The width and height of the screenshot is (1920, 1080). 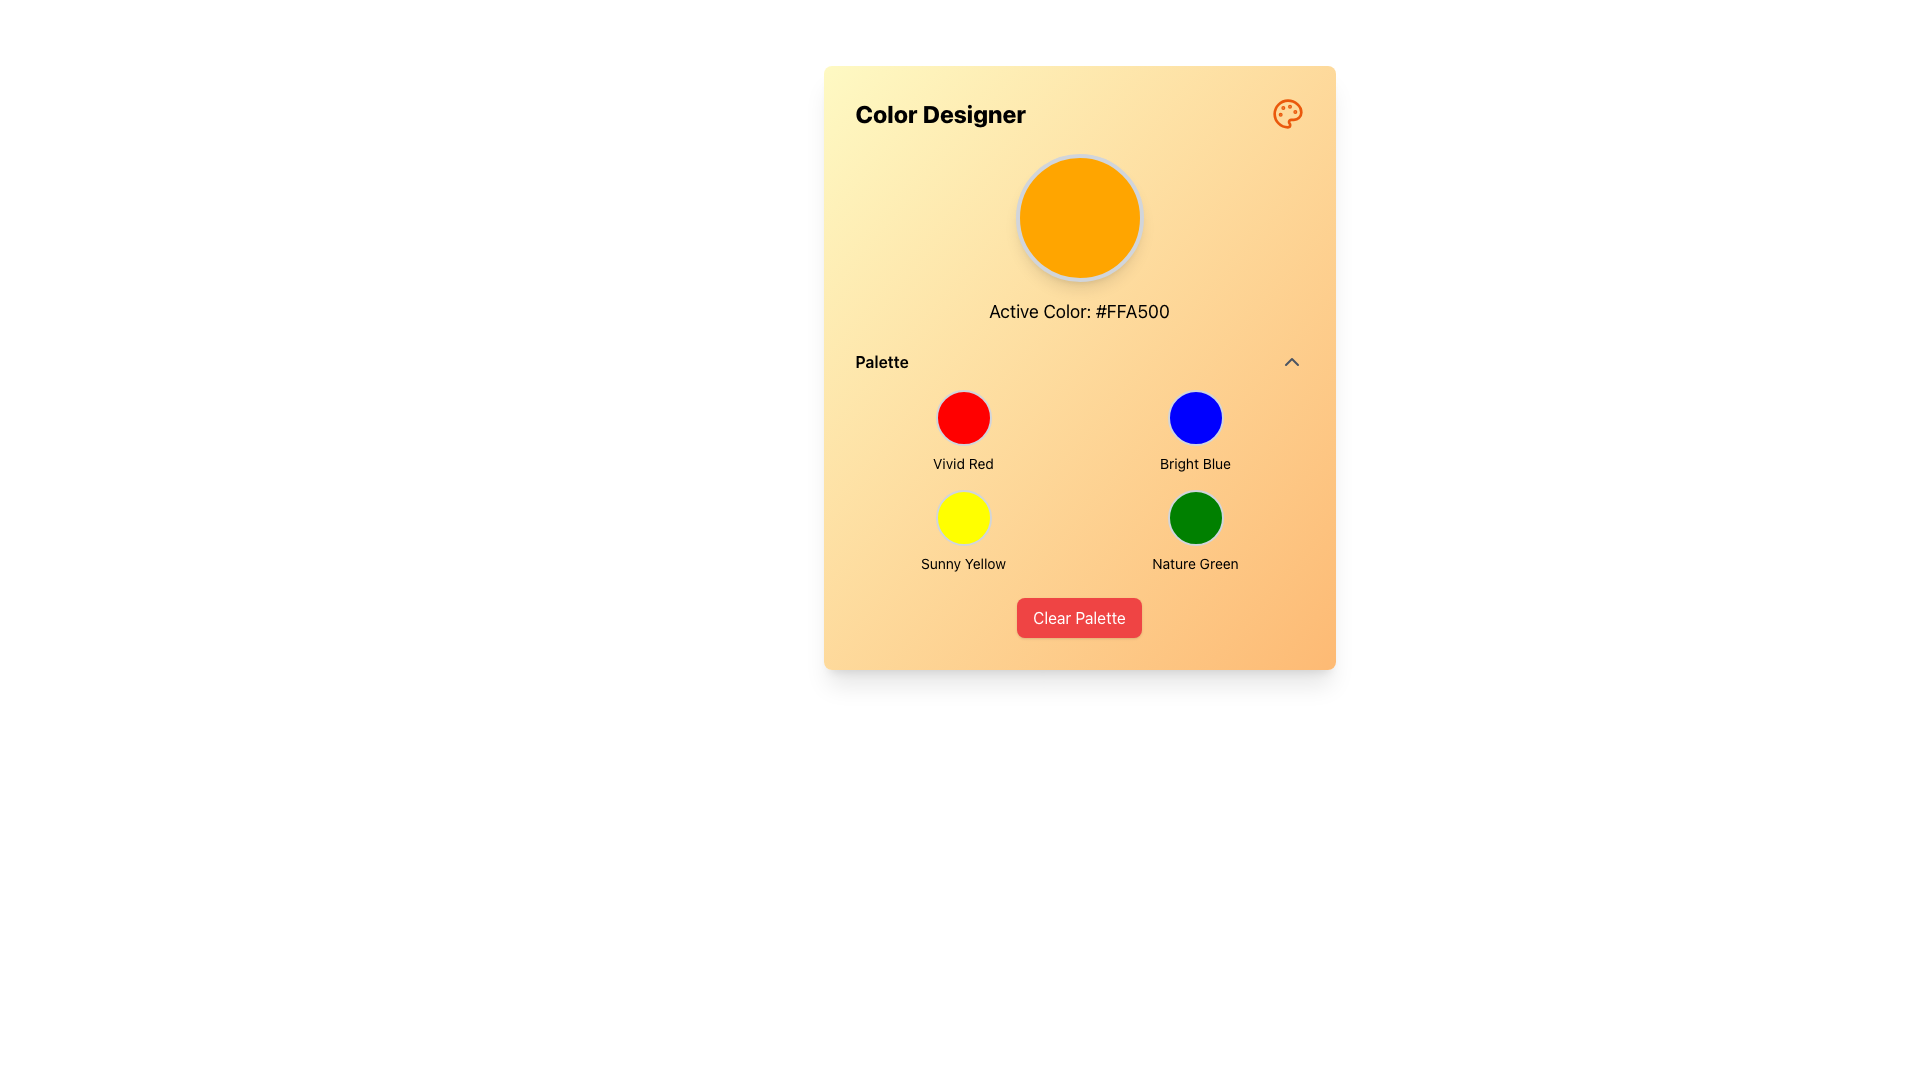 What do you see at coordinates (1195, 431) in the screenshot?
I see `the 'Bright Blue' color component, which is a circular button with a bright blue background and a label directly below it` at bounding box center [1195, 431].